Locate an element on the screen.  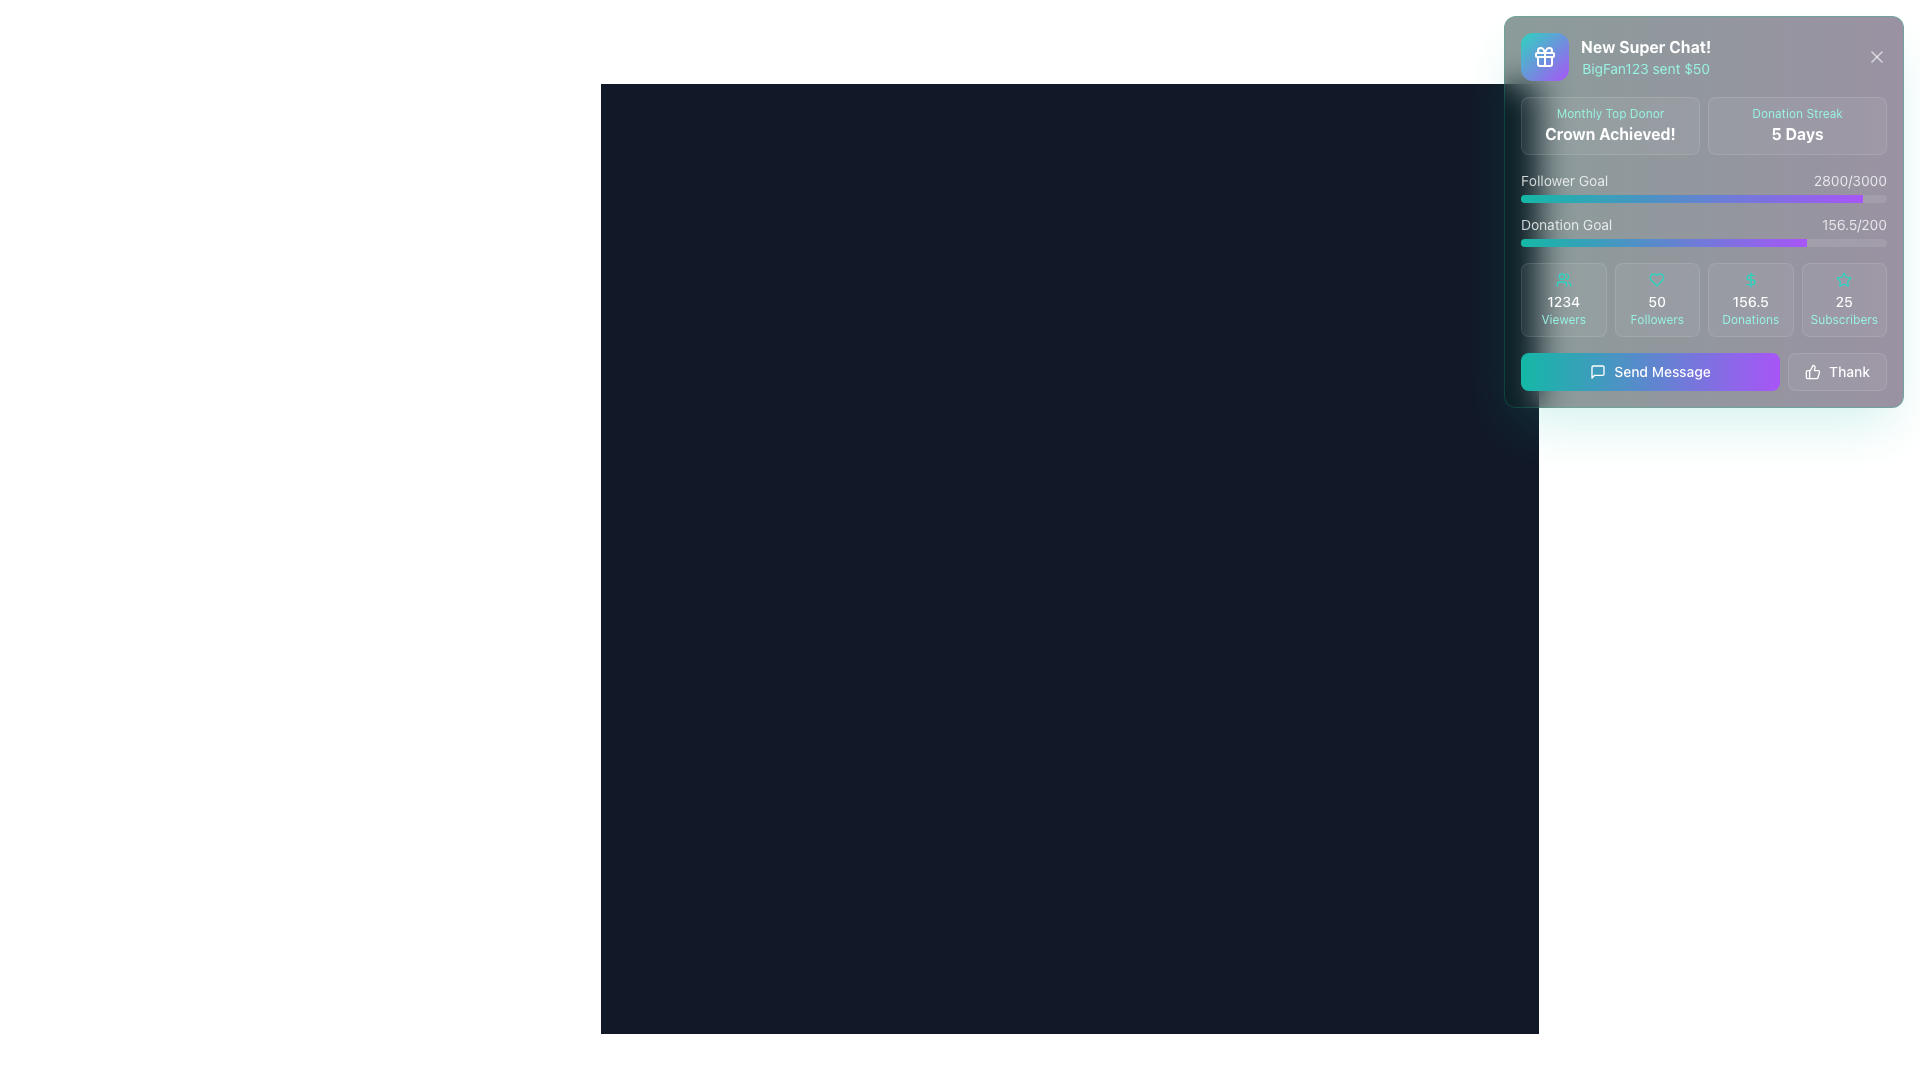
other elements inside the Notification Bar that indicates a new Super Chat event, which features a bold title 'New Super Chat!' and a dismiss button on the right is located at coordinates (1703, 56).